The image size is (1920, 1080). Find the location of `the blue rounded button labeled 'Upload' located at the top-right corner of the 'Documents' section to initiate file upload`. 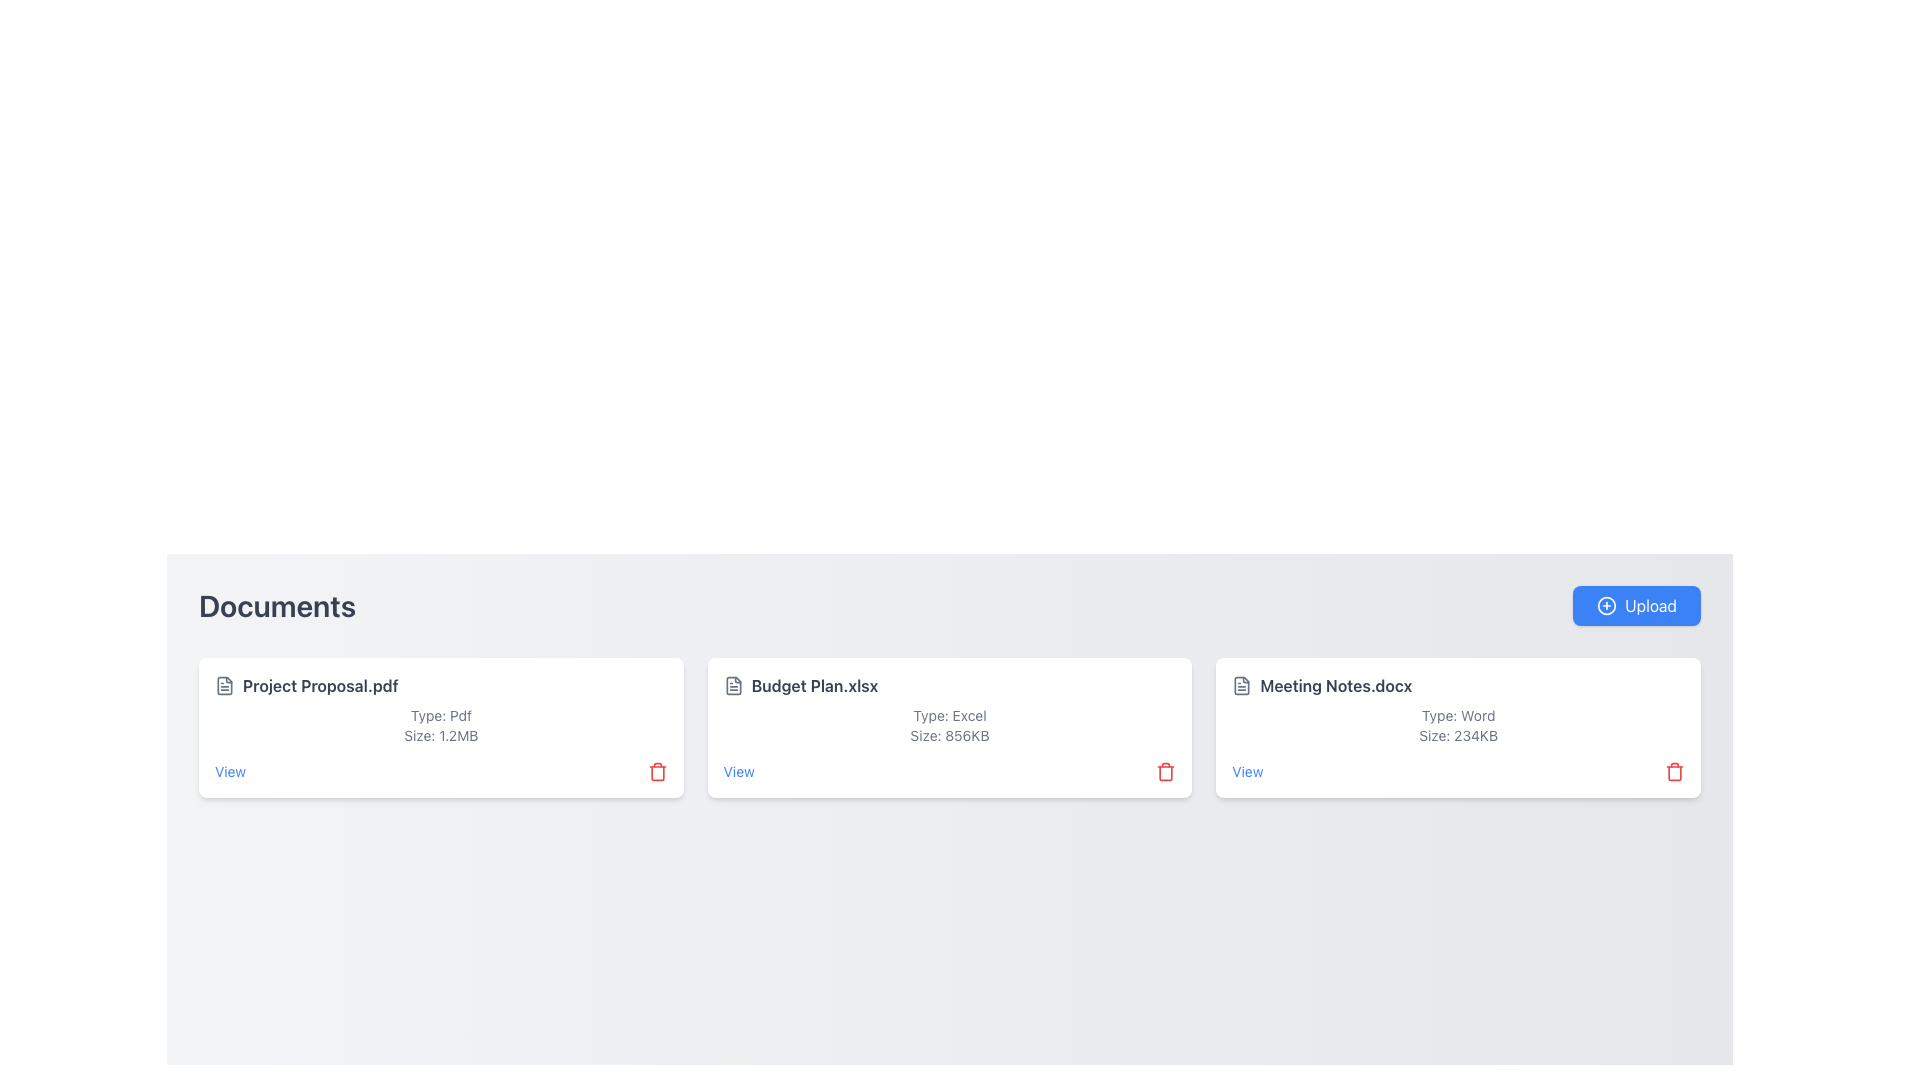

the blue rounded button labeled 'Upload' located at the top-right corner of the 'Documents' section to initiate file upload is located at coordinates (1636, 604).